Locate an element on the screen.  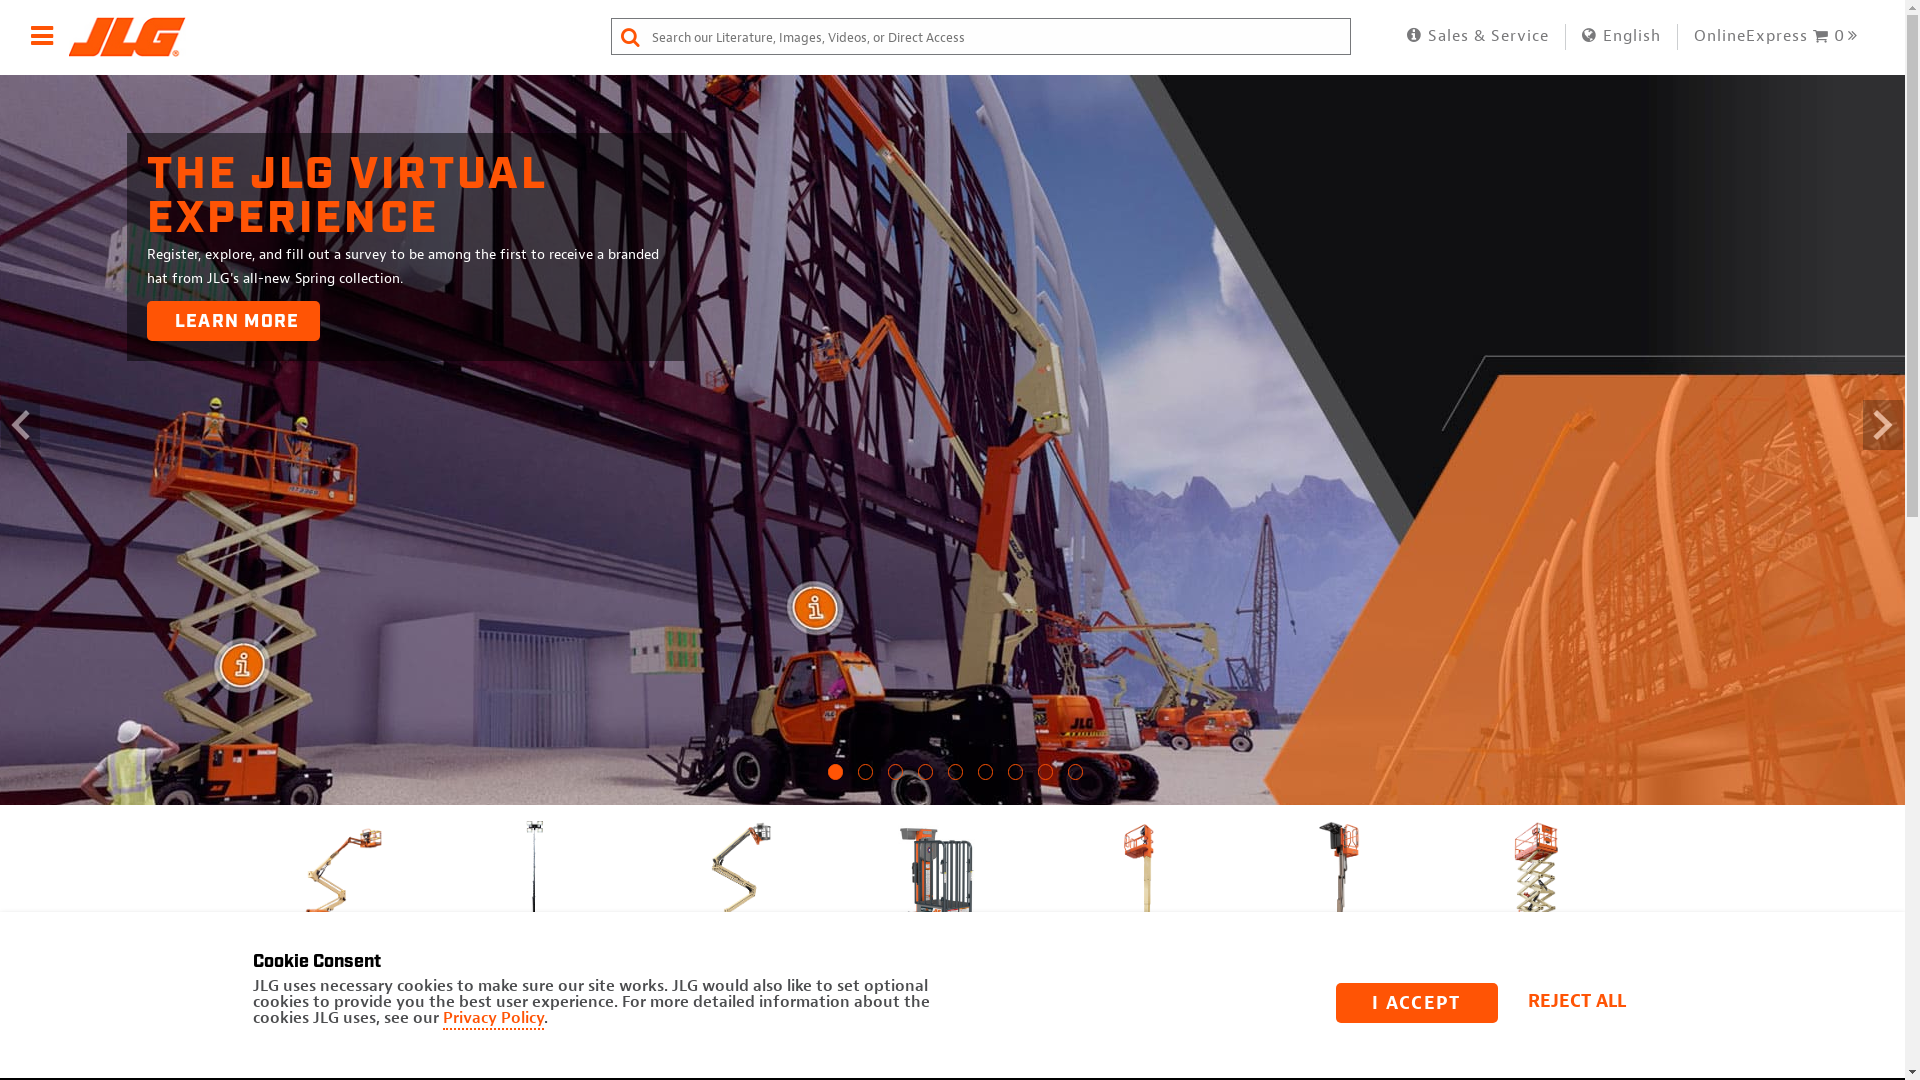
'Vertical Lifts' is located at coordinates (1137, 889).